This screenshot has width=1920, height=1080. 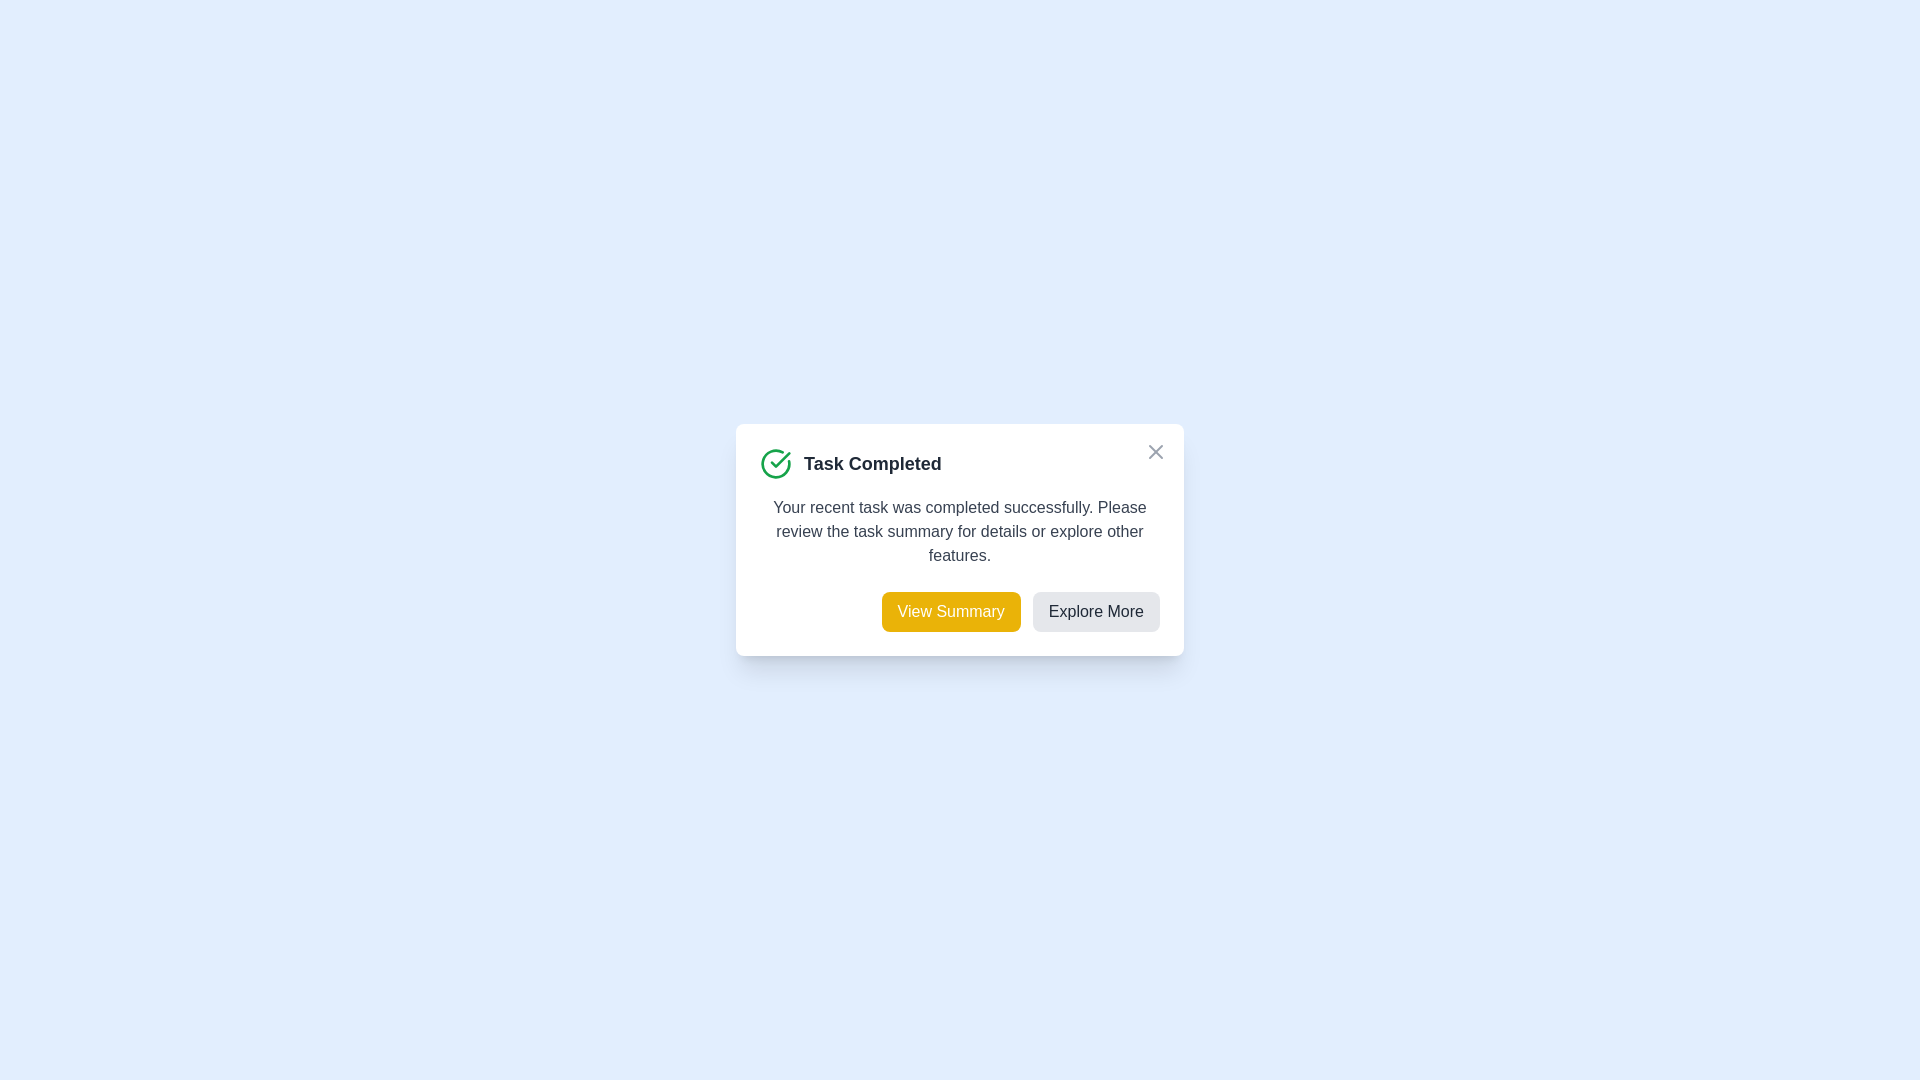 I want to click on the 'CheckCircle' icon indicating success, so click(x=775, y=463).